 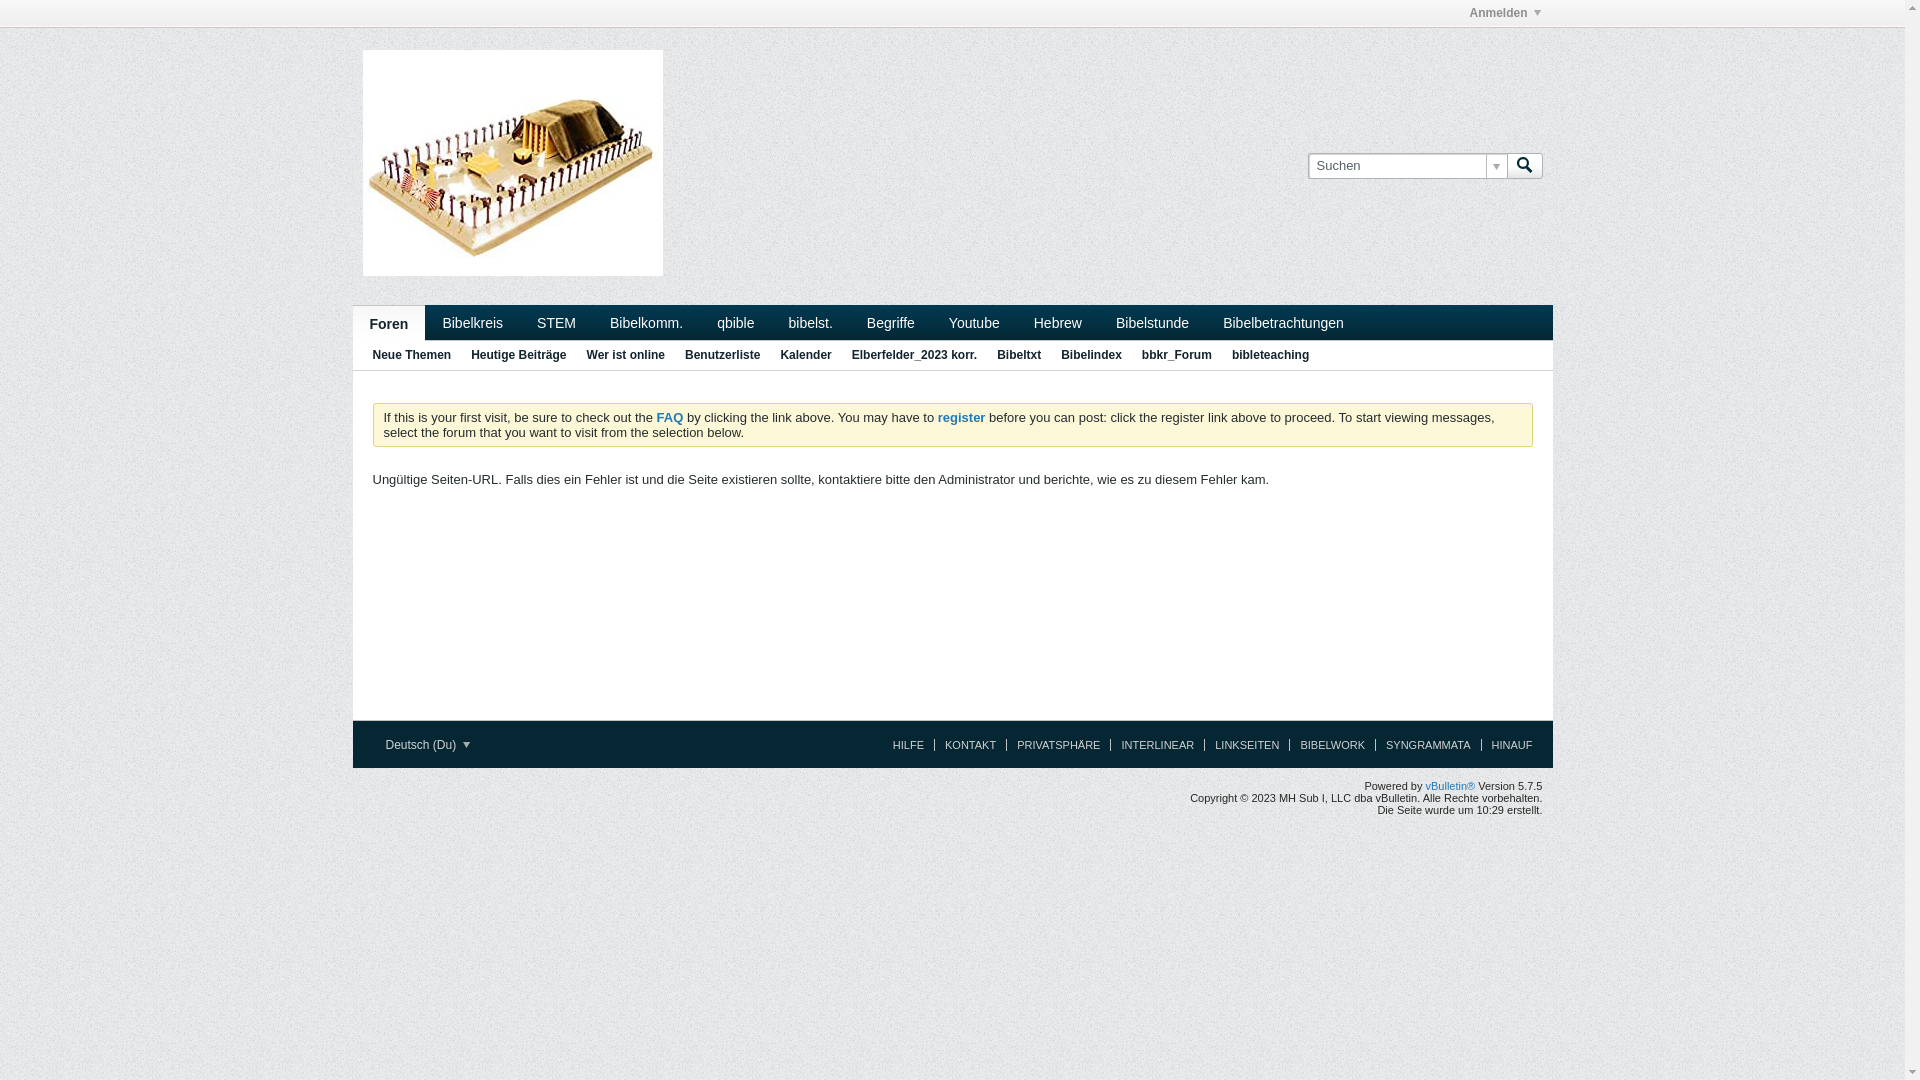 I want to click on 'Powered by vBulletin', so click(x=512, y=161).